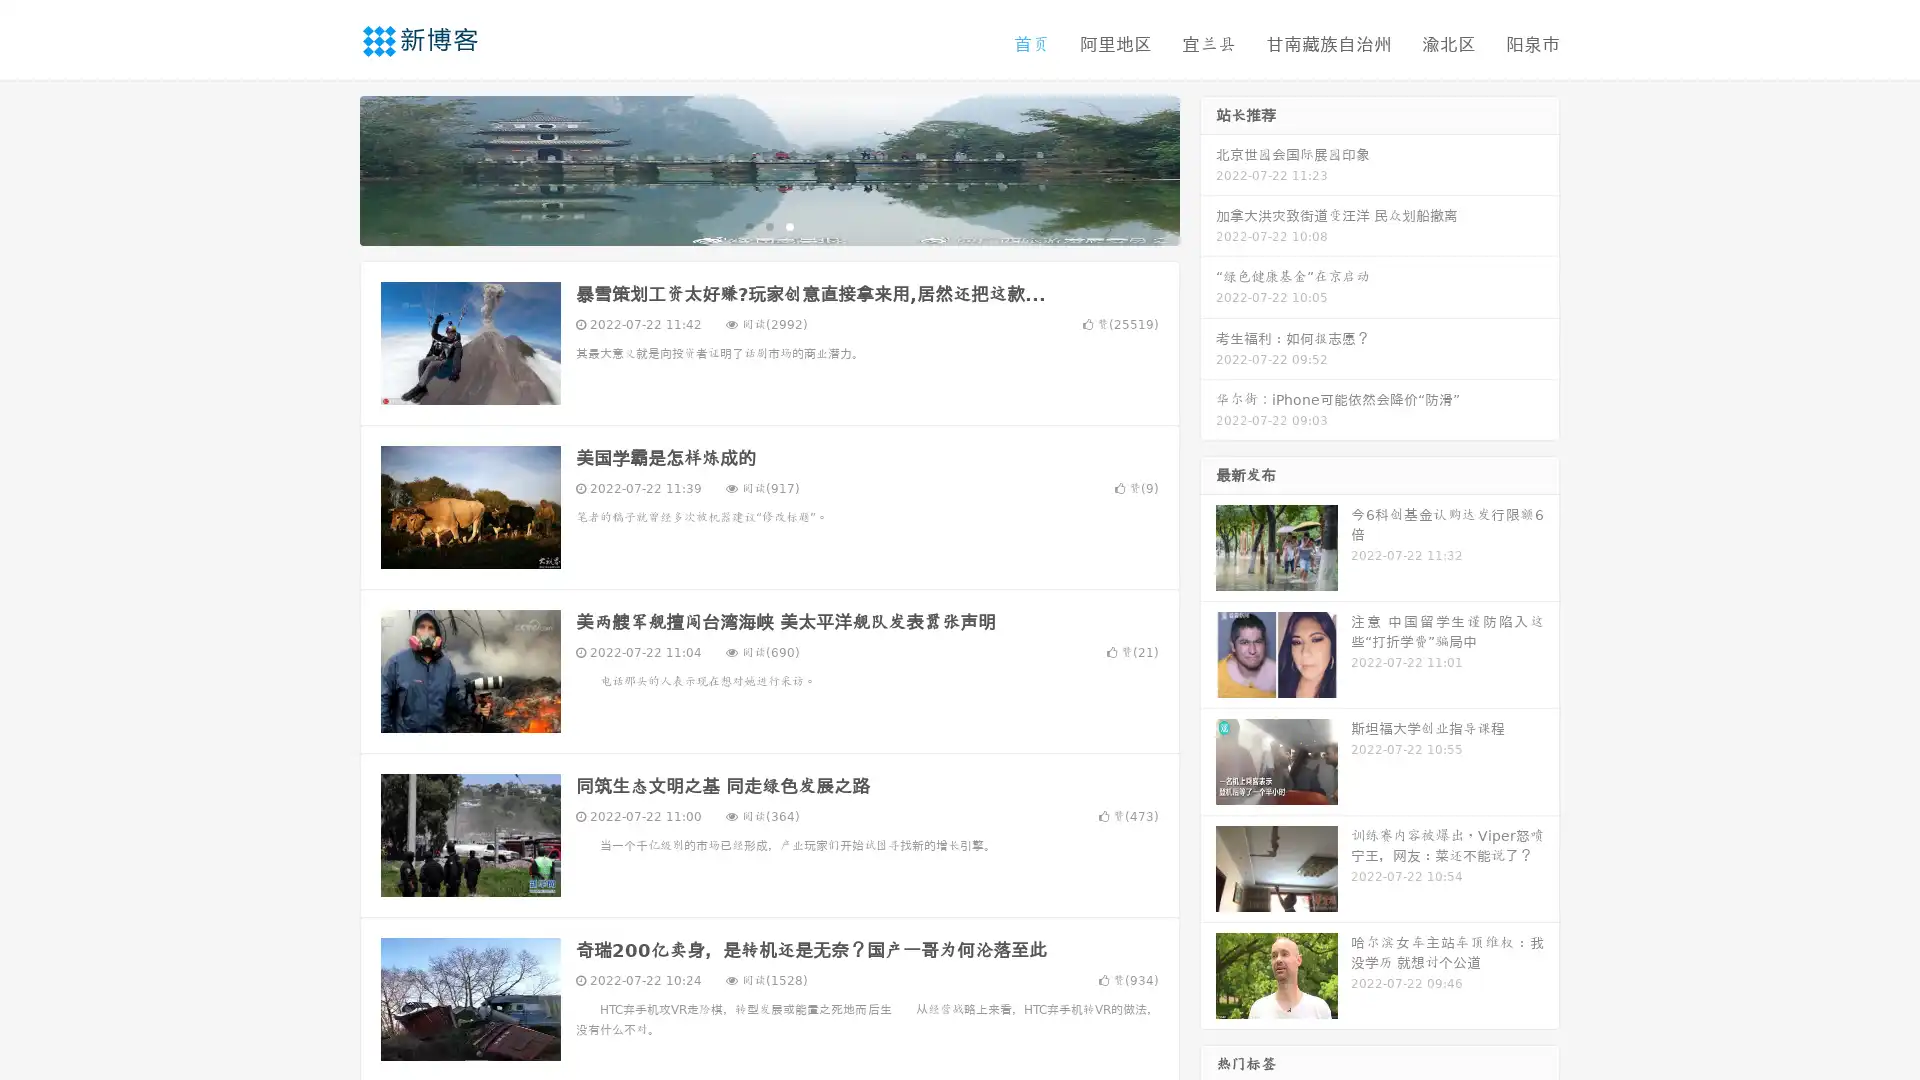 Image resolution: width=1920 pixels, height=1080 pixels. What do you see at coordinates (748, 225) in the screenshot?
I see `Go to slide 1` at bounding box center [748, 225].